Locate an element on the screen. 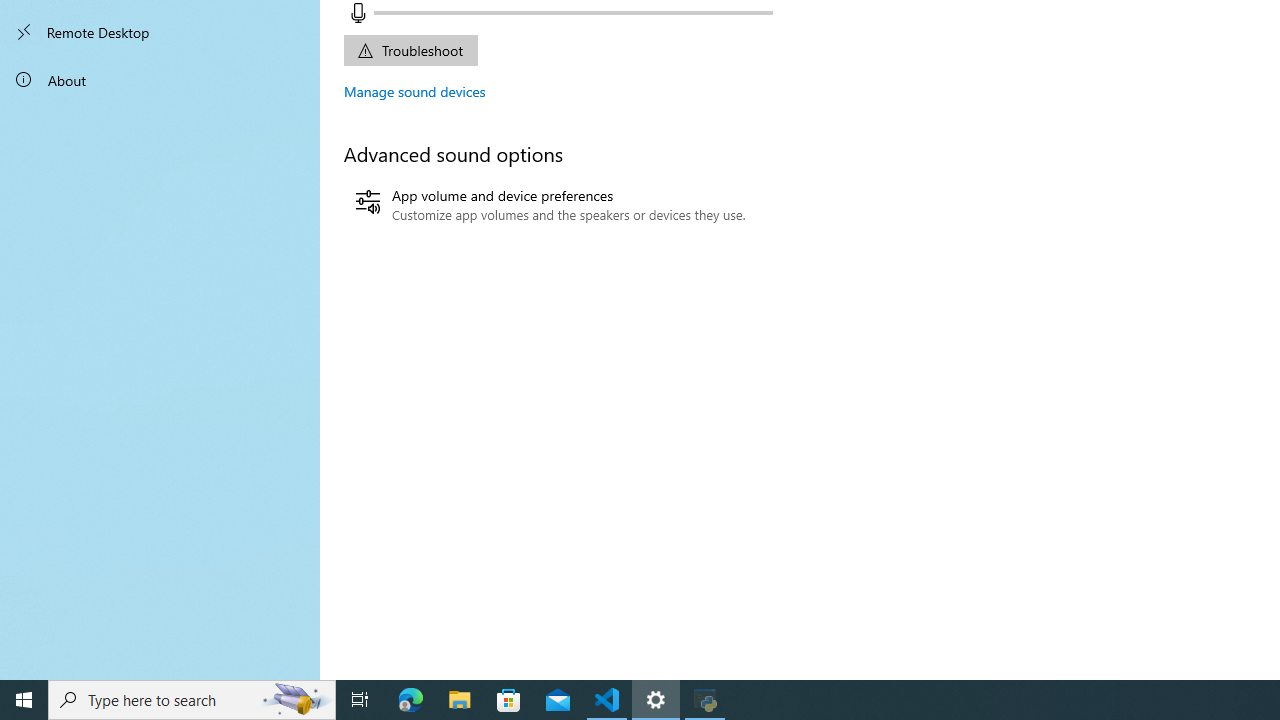 This screenshot has width=1280, height=720. 'Manage sound devices' is located at coordinates (414, 91).